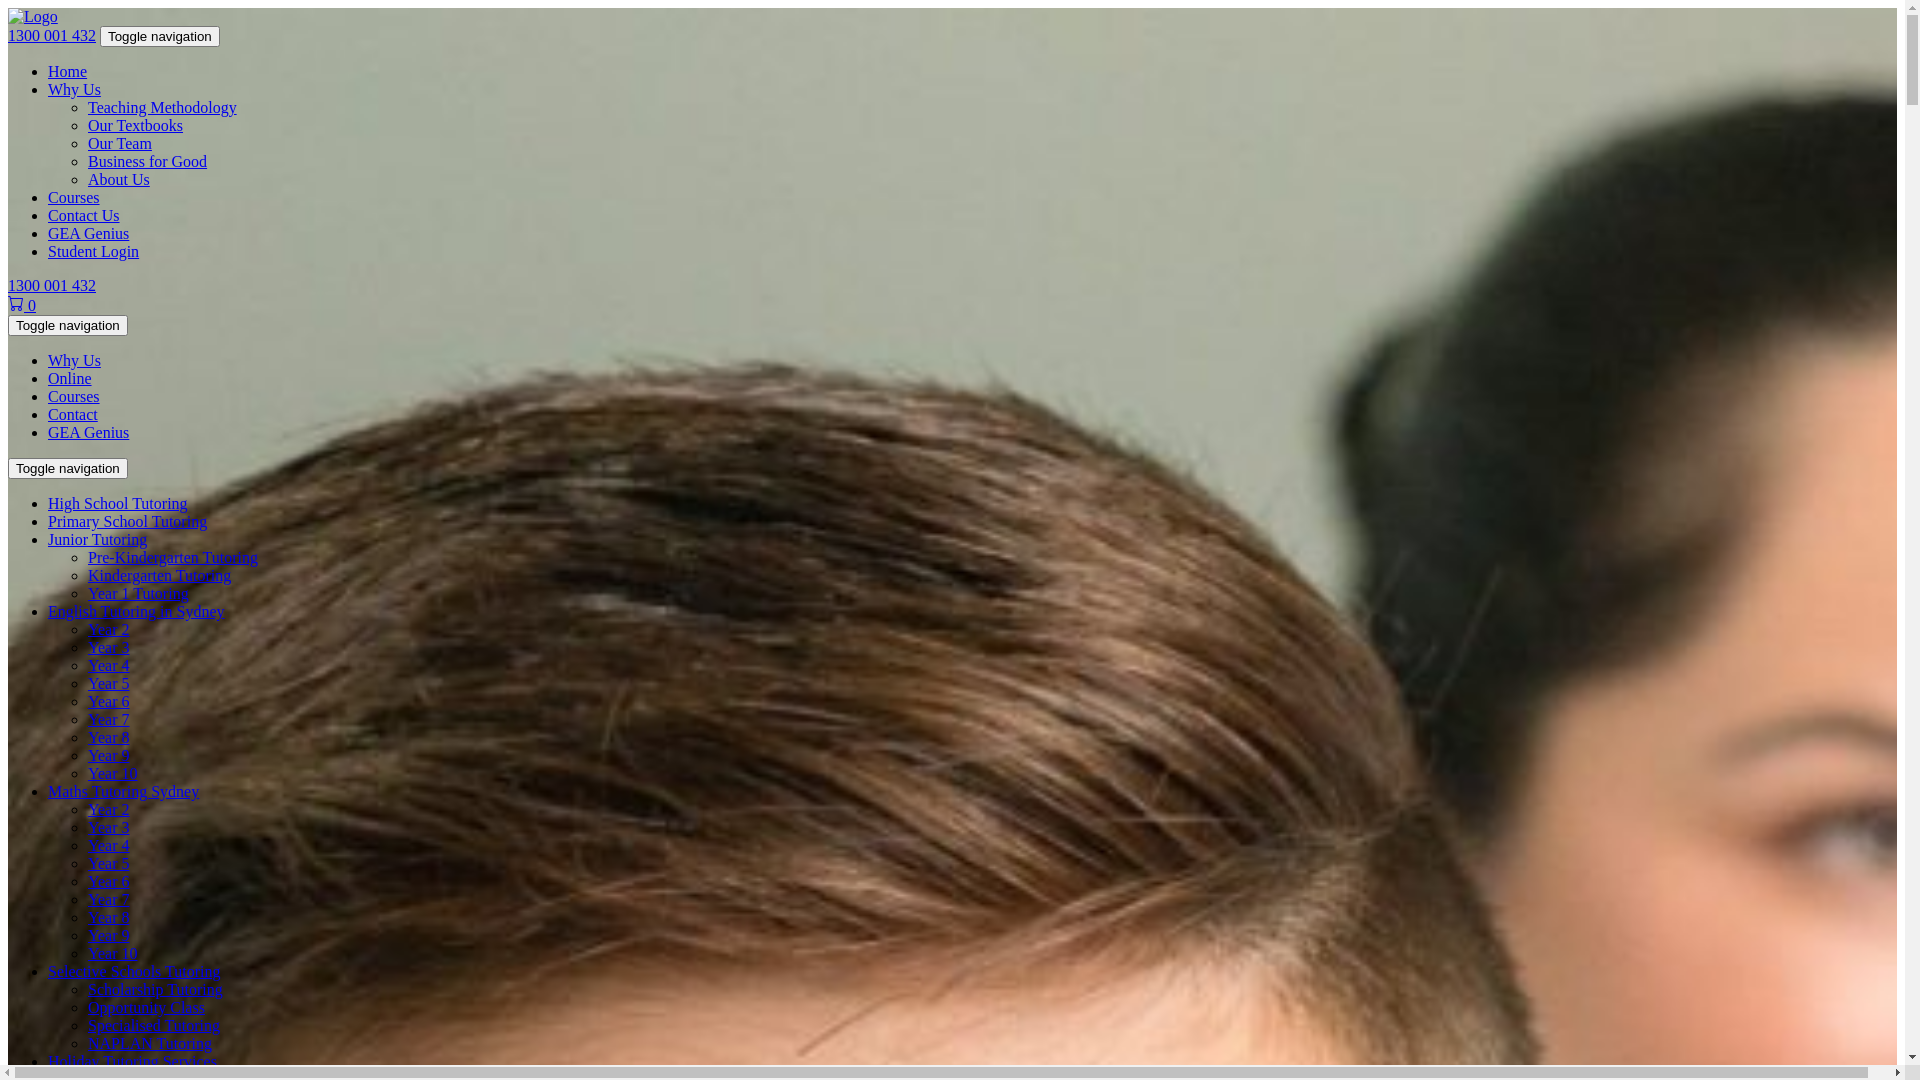 The image size is (1920, 1080). What do you see at coordinates (22, 305) in the screenshot?
I see `'0'` at bounding box center [22, 305].